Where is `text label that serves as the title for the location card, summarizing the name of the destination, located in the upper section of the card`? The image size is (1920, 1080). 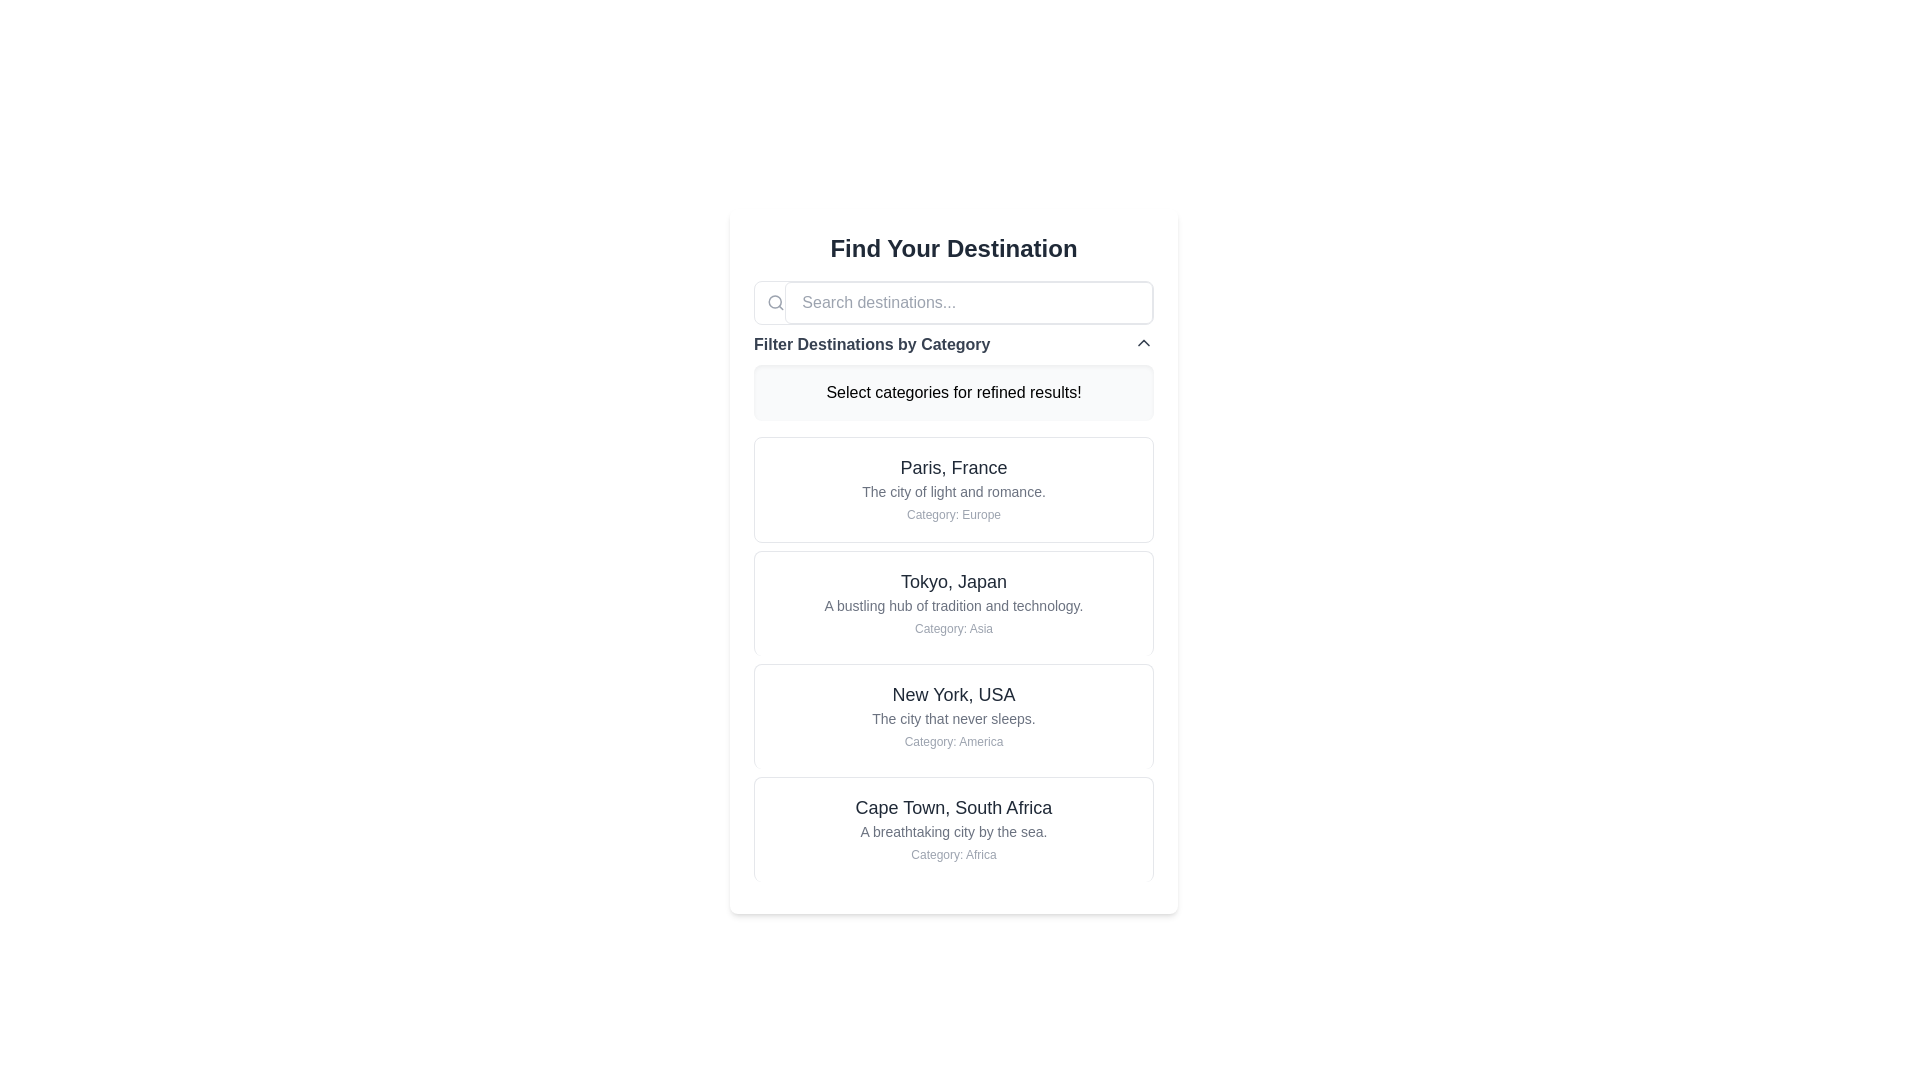 text label that serves as the title for the location card, summarizing the name of the destination, located in the upper section of the card is located at coordinates (953, 467).